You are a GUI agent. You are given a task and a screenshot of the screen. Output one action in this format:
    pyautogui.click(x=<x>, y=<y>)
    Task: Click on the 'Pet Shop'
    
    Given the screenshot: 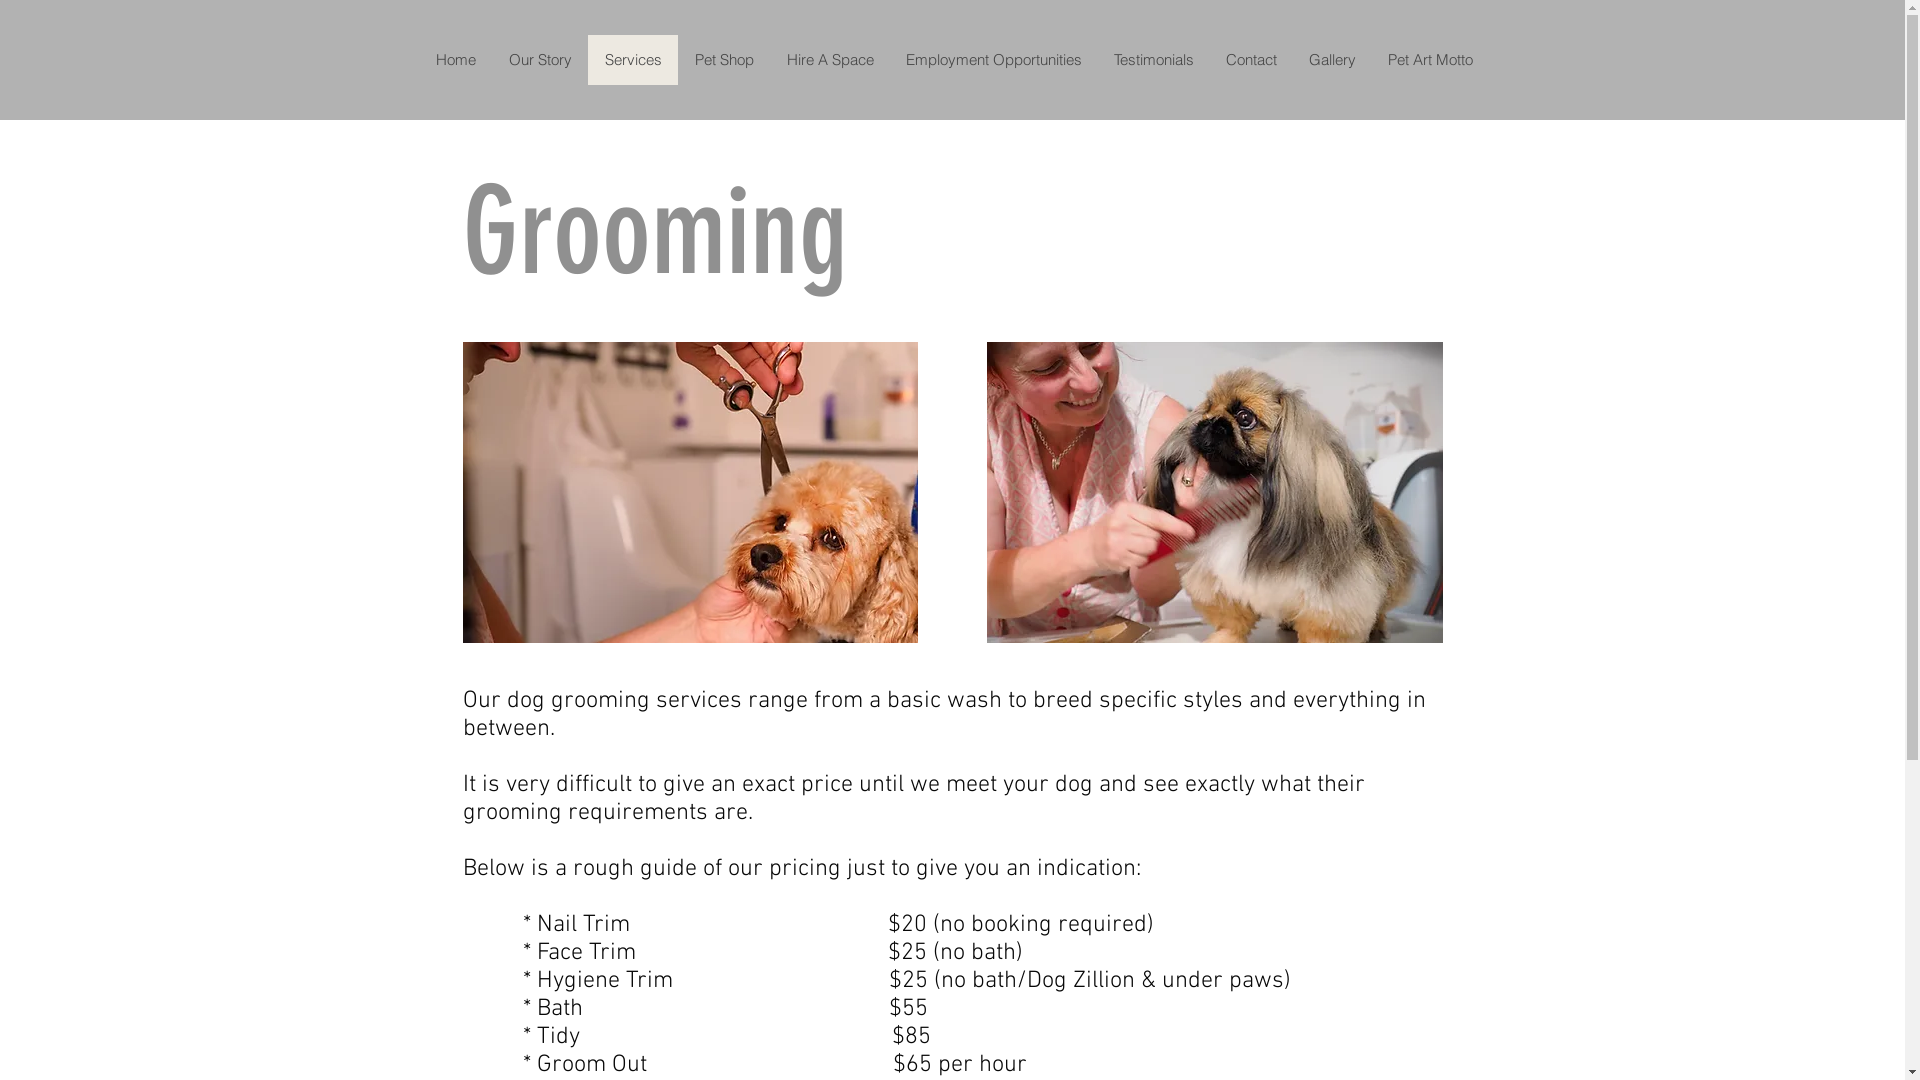 What is the action you would take?
    pyautogui.click(x=723, y=59)
    